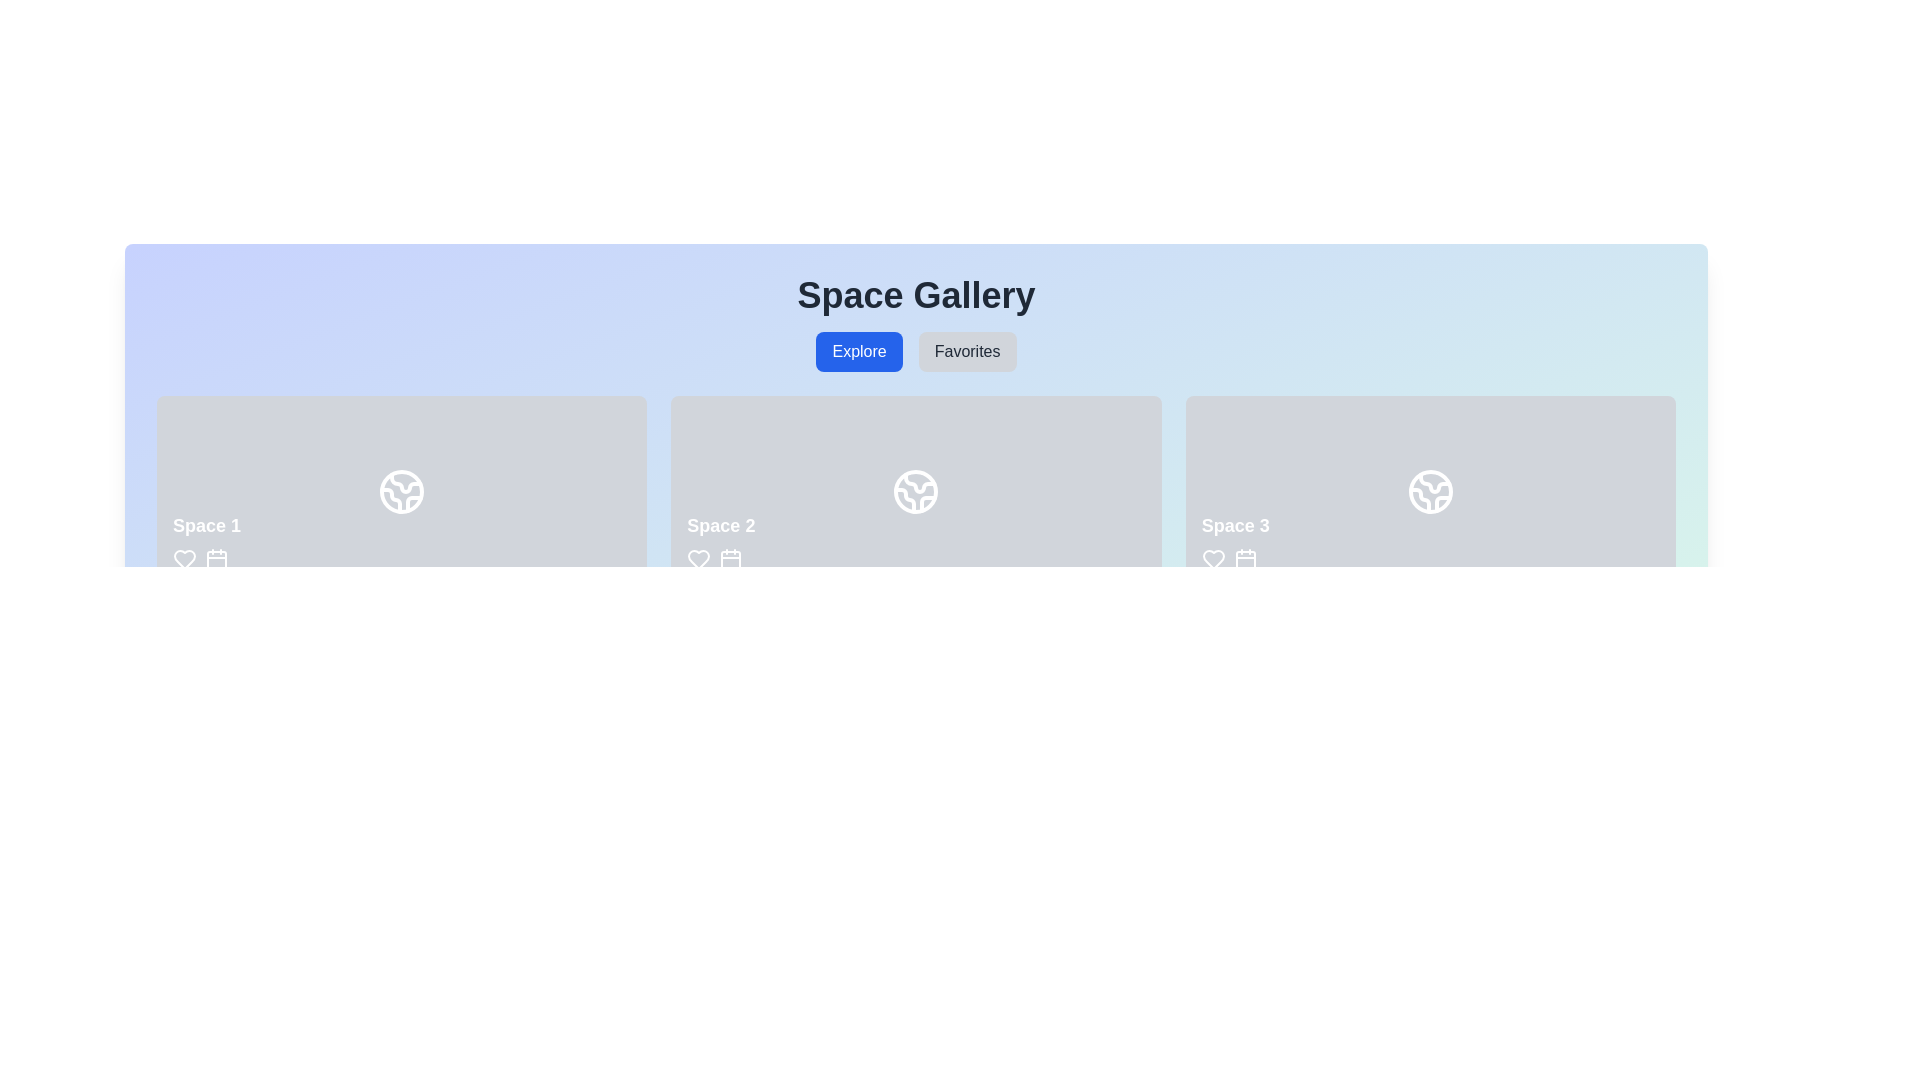 The width and height of the screenshot is (1920, 1080). Describe the element at coordinates (720, 559) in the screenshot. I see `the group of action icons located at the bottom-left corner beneath the text 'Space 2' for performing actions related to the card` at that location.